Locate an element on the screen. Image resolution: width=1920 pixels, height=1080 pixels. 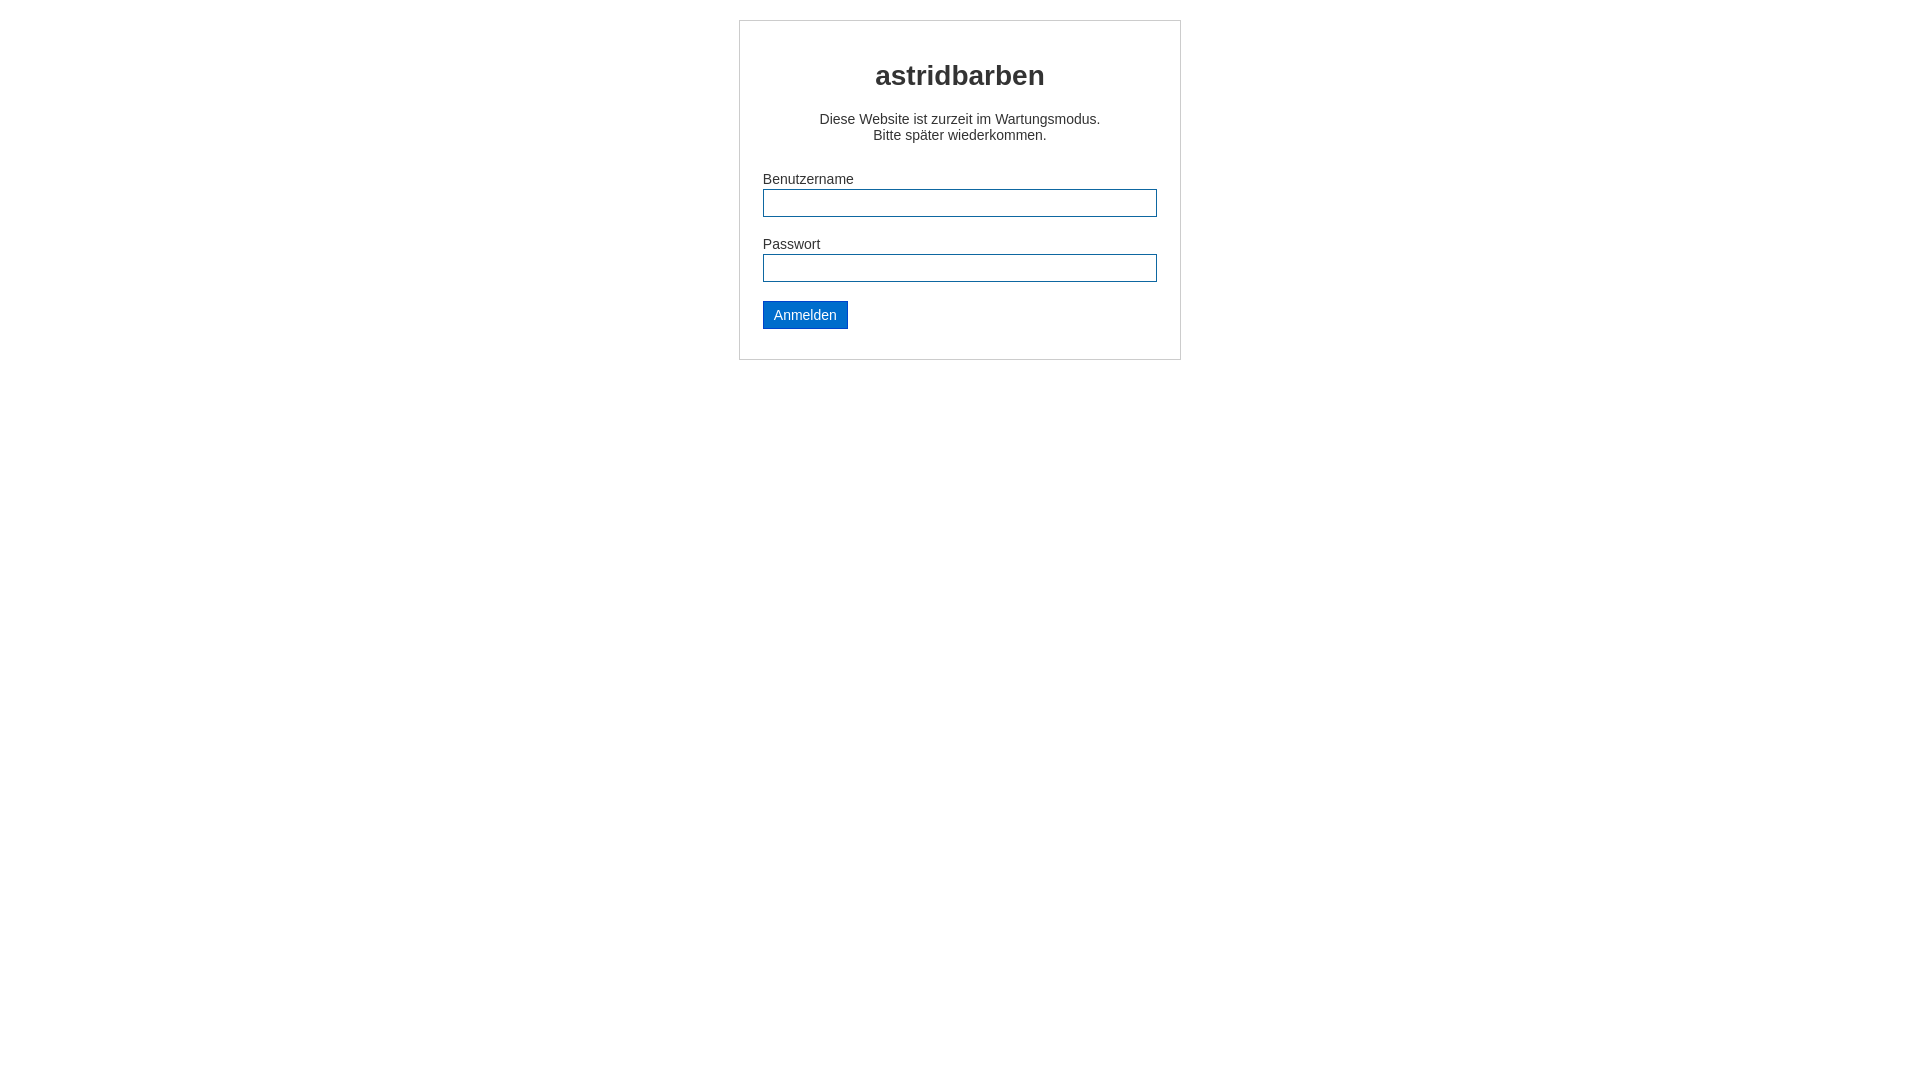
'Anmelden' is located at coordinates (762, 315).